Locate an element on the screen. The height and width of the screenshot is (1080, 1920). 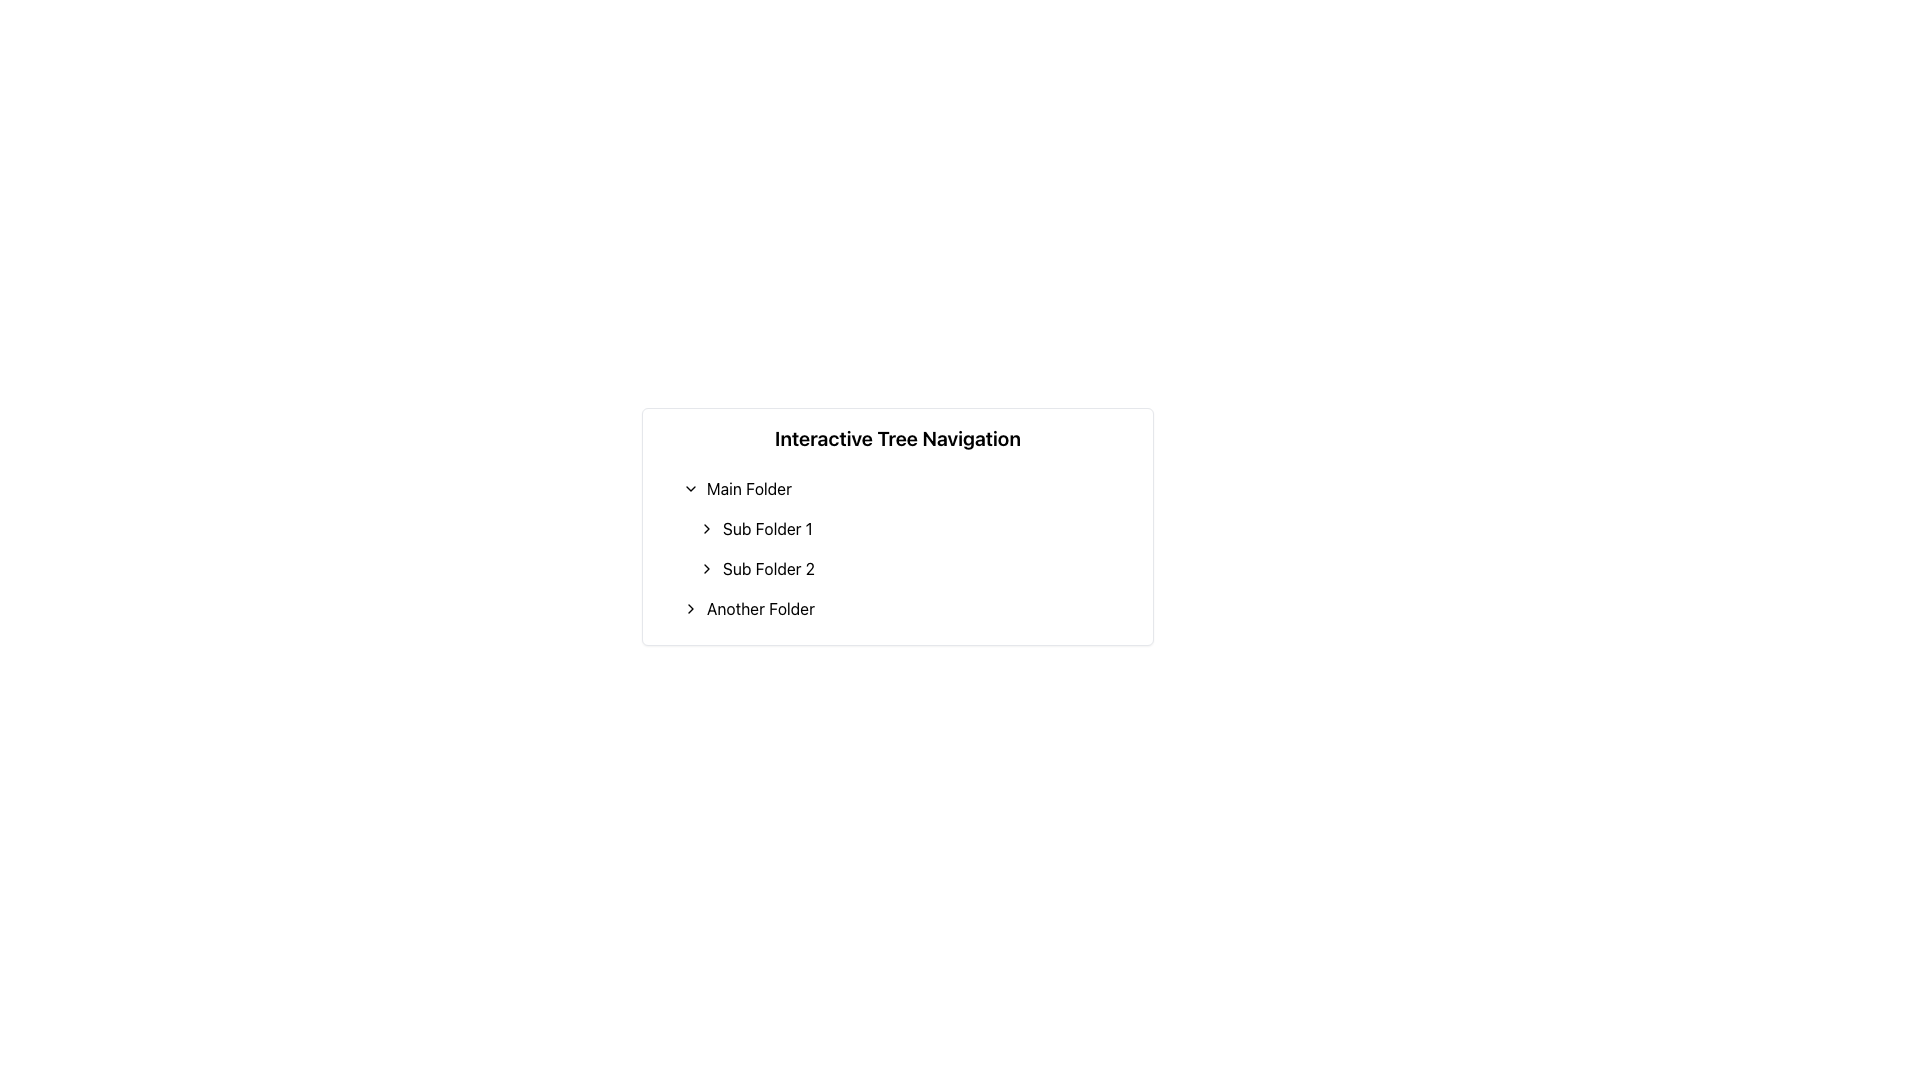
the chevron icon for 'Sub Folder 1', which is used to expand or collapse the corresponding folder in the tree navigation structure is located at coordinates (706, 527).